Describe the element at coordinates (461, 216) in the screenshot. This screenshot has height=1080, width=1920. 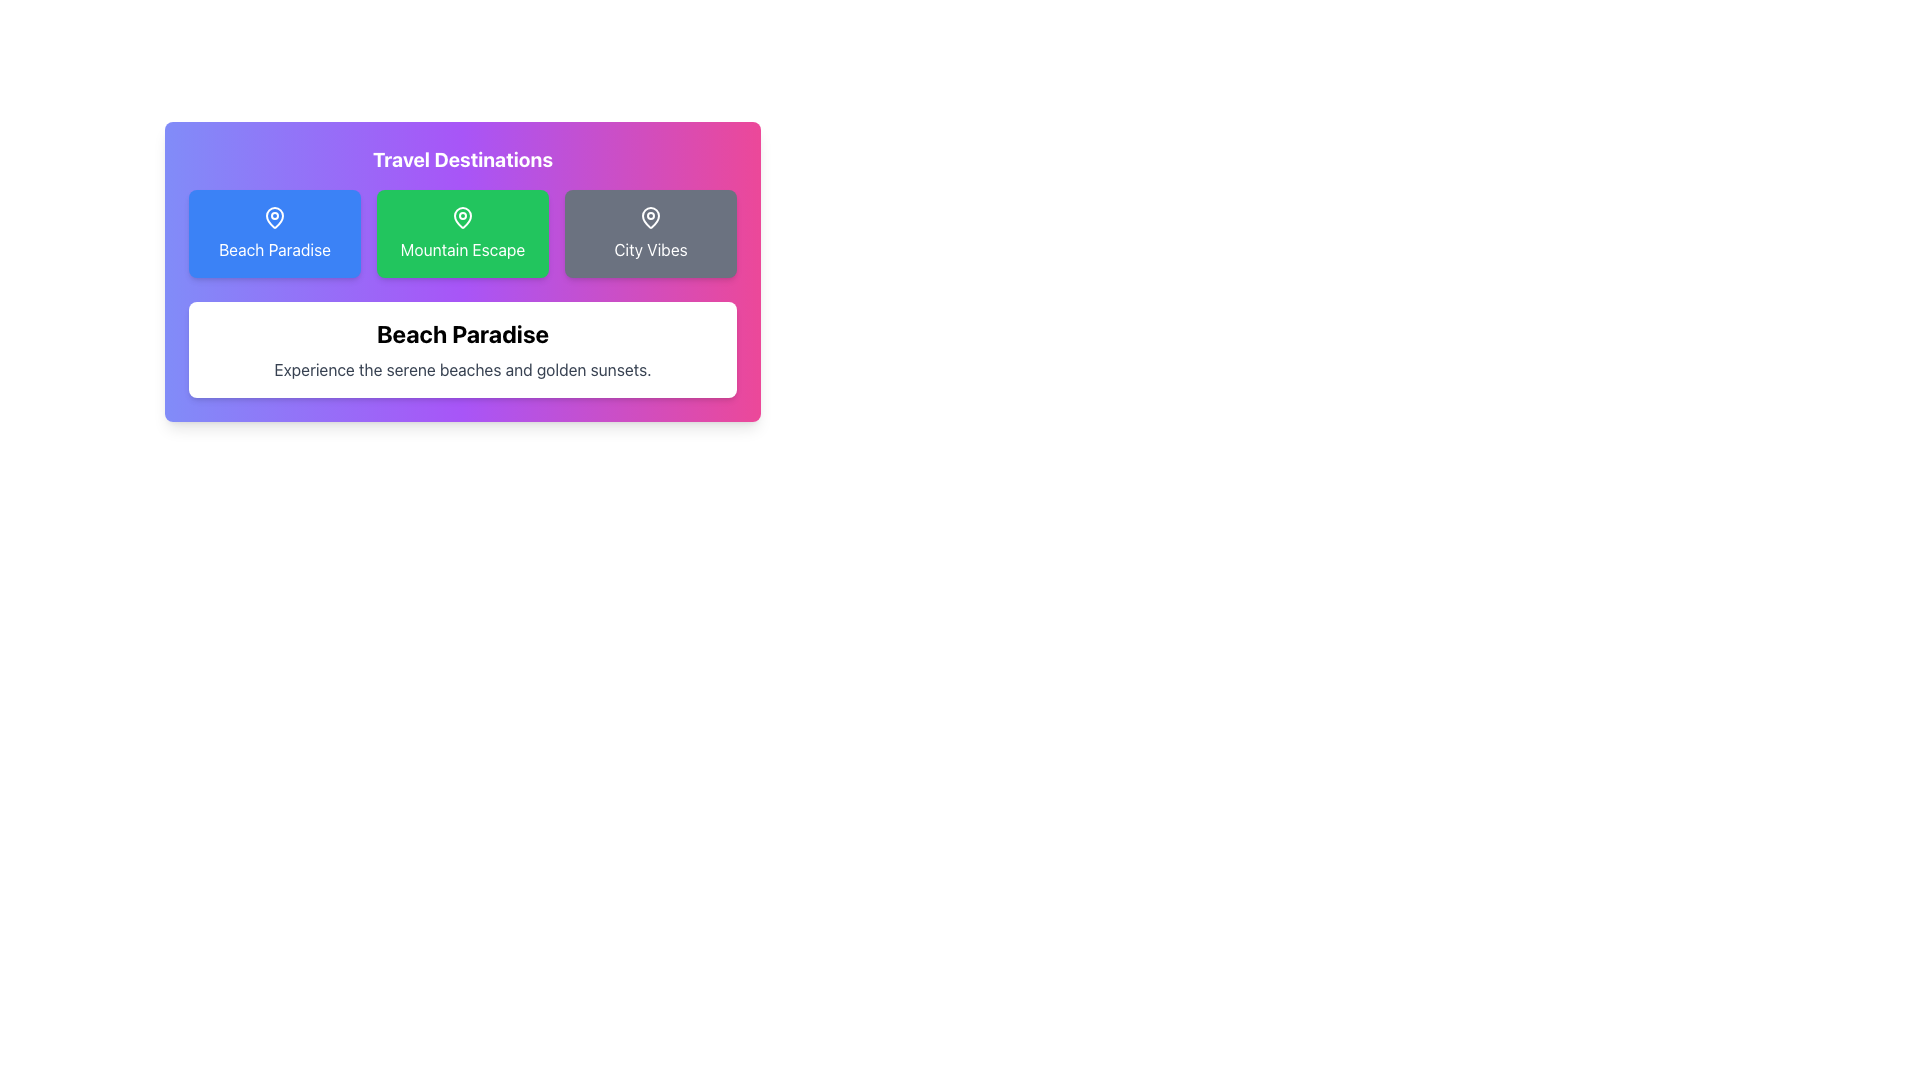
I see `the decorative vector graphic/icon located centrally above the text label within the green card titled 'Mountain Escape'` at that location.